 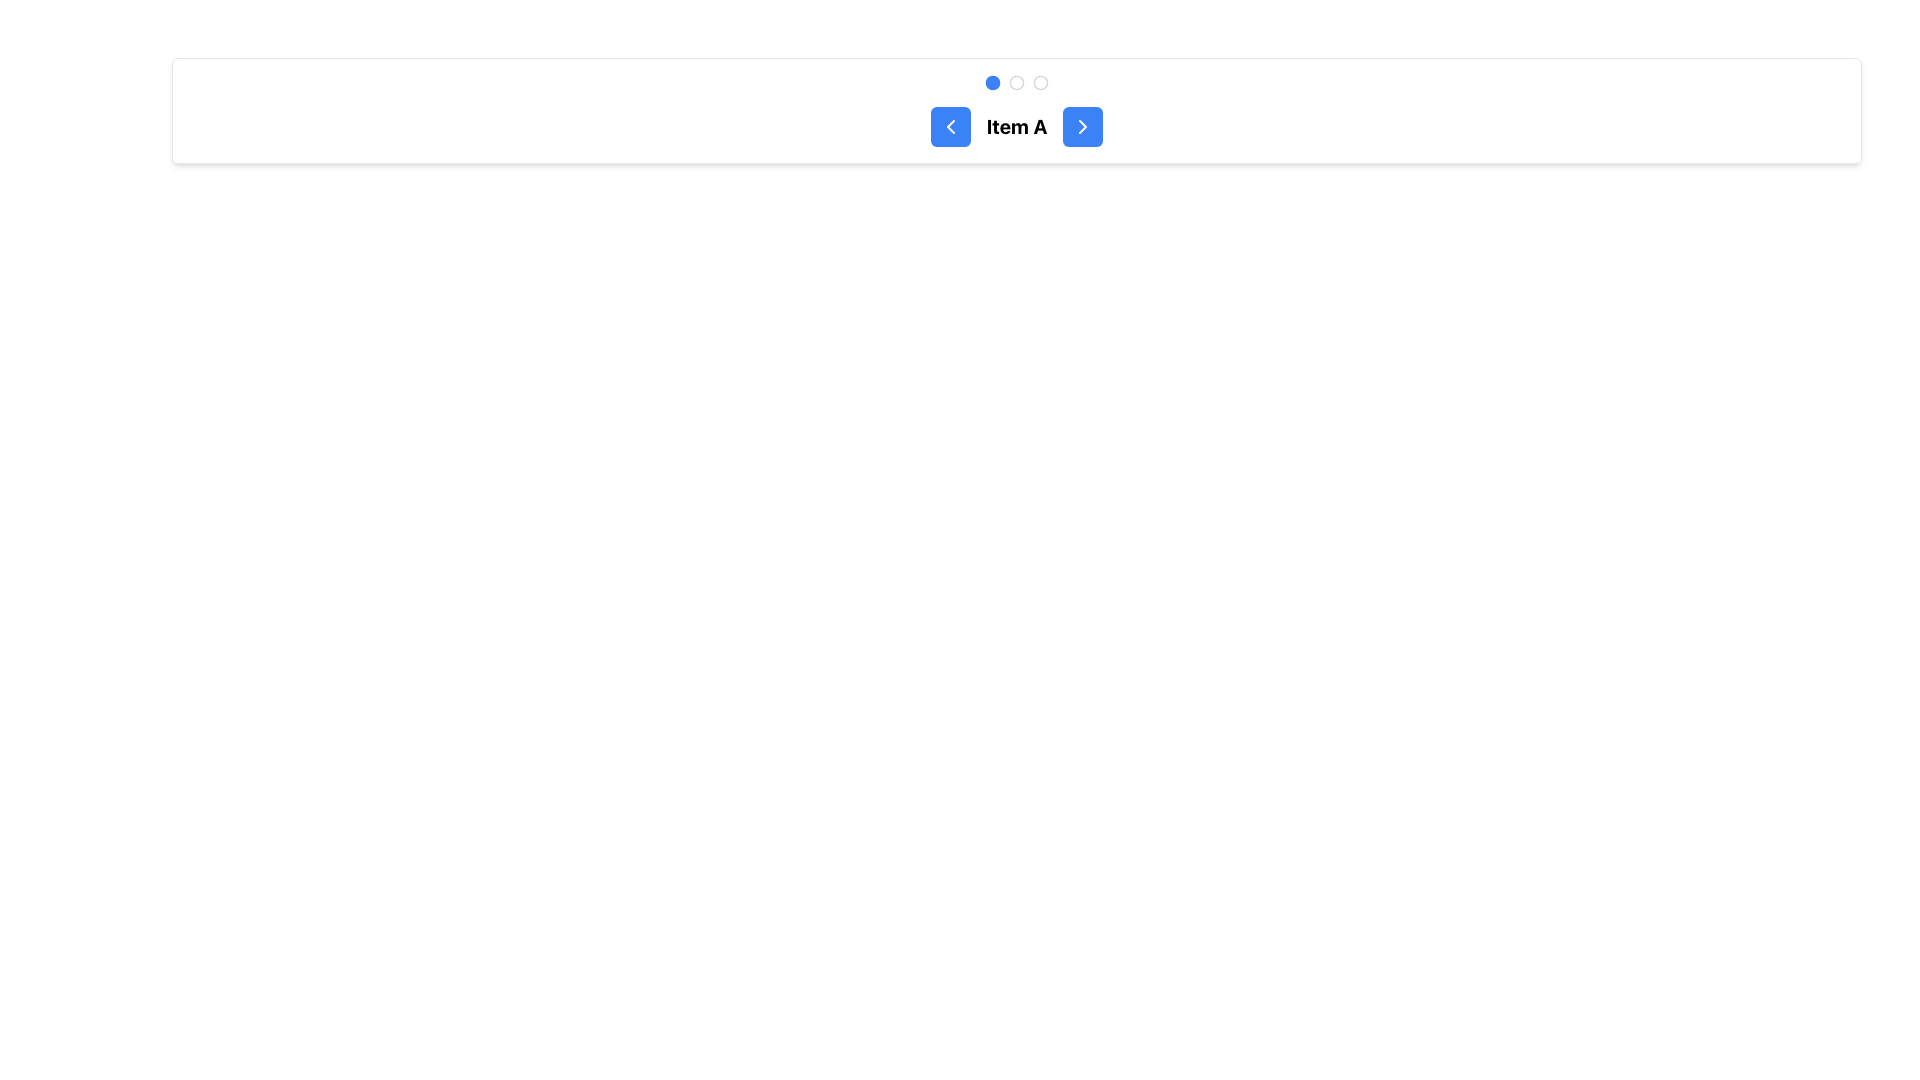 What do you see at coordinates (1017, 127) in the screenshot?
I see `the Text Label located at the top center of the navigation bar, which serves as a title or label for the currently displayed item or section` at bounding box center [1017, 127].